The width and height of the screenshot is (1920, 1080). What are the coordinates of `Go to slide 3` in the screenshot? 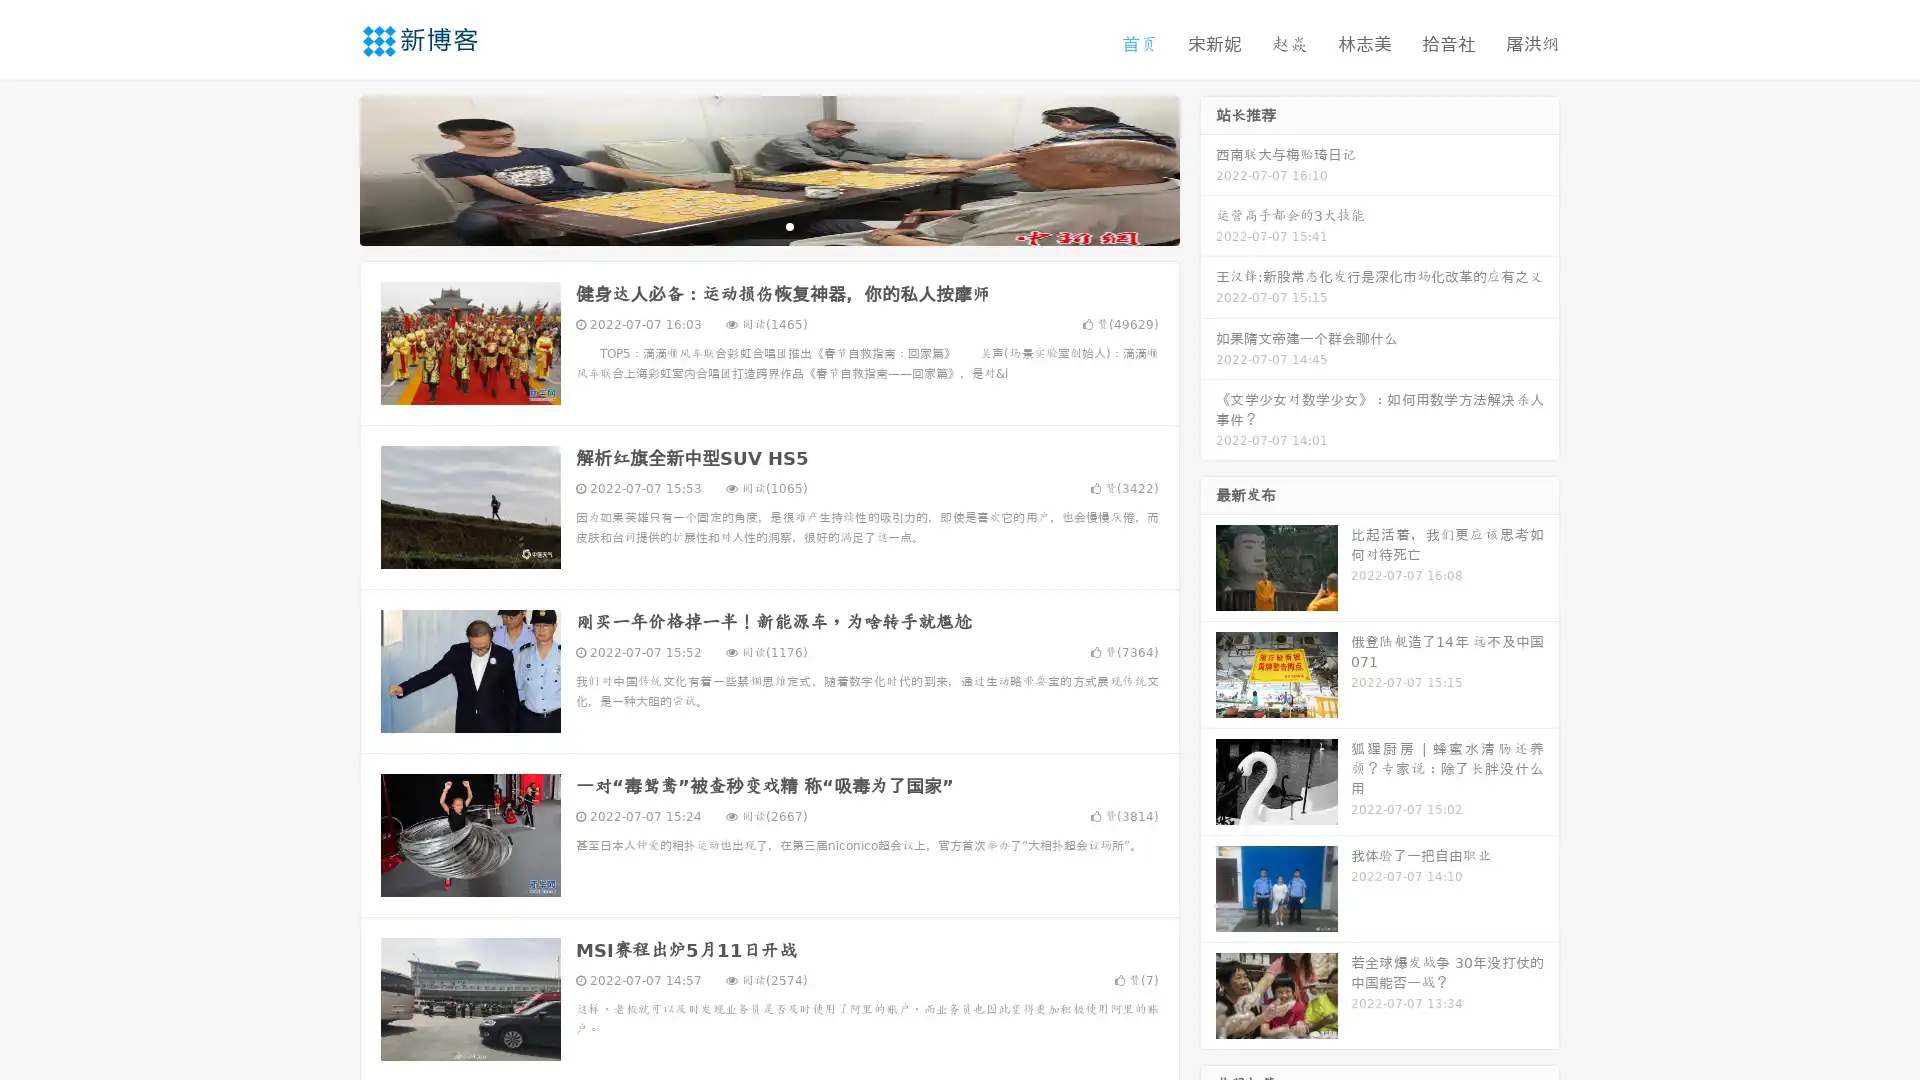 It's located at (789, 225).